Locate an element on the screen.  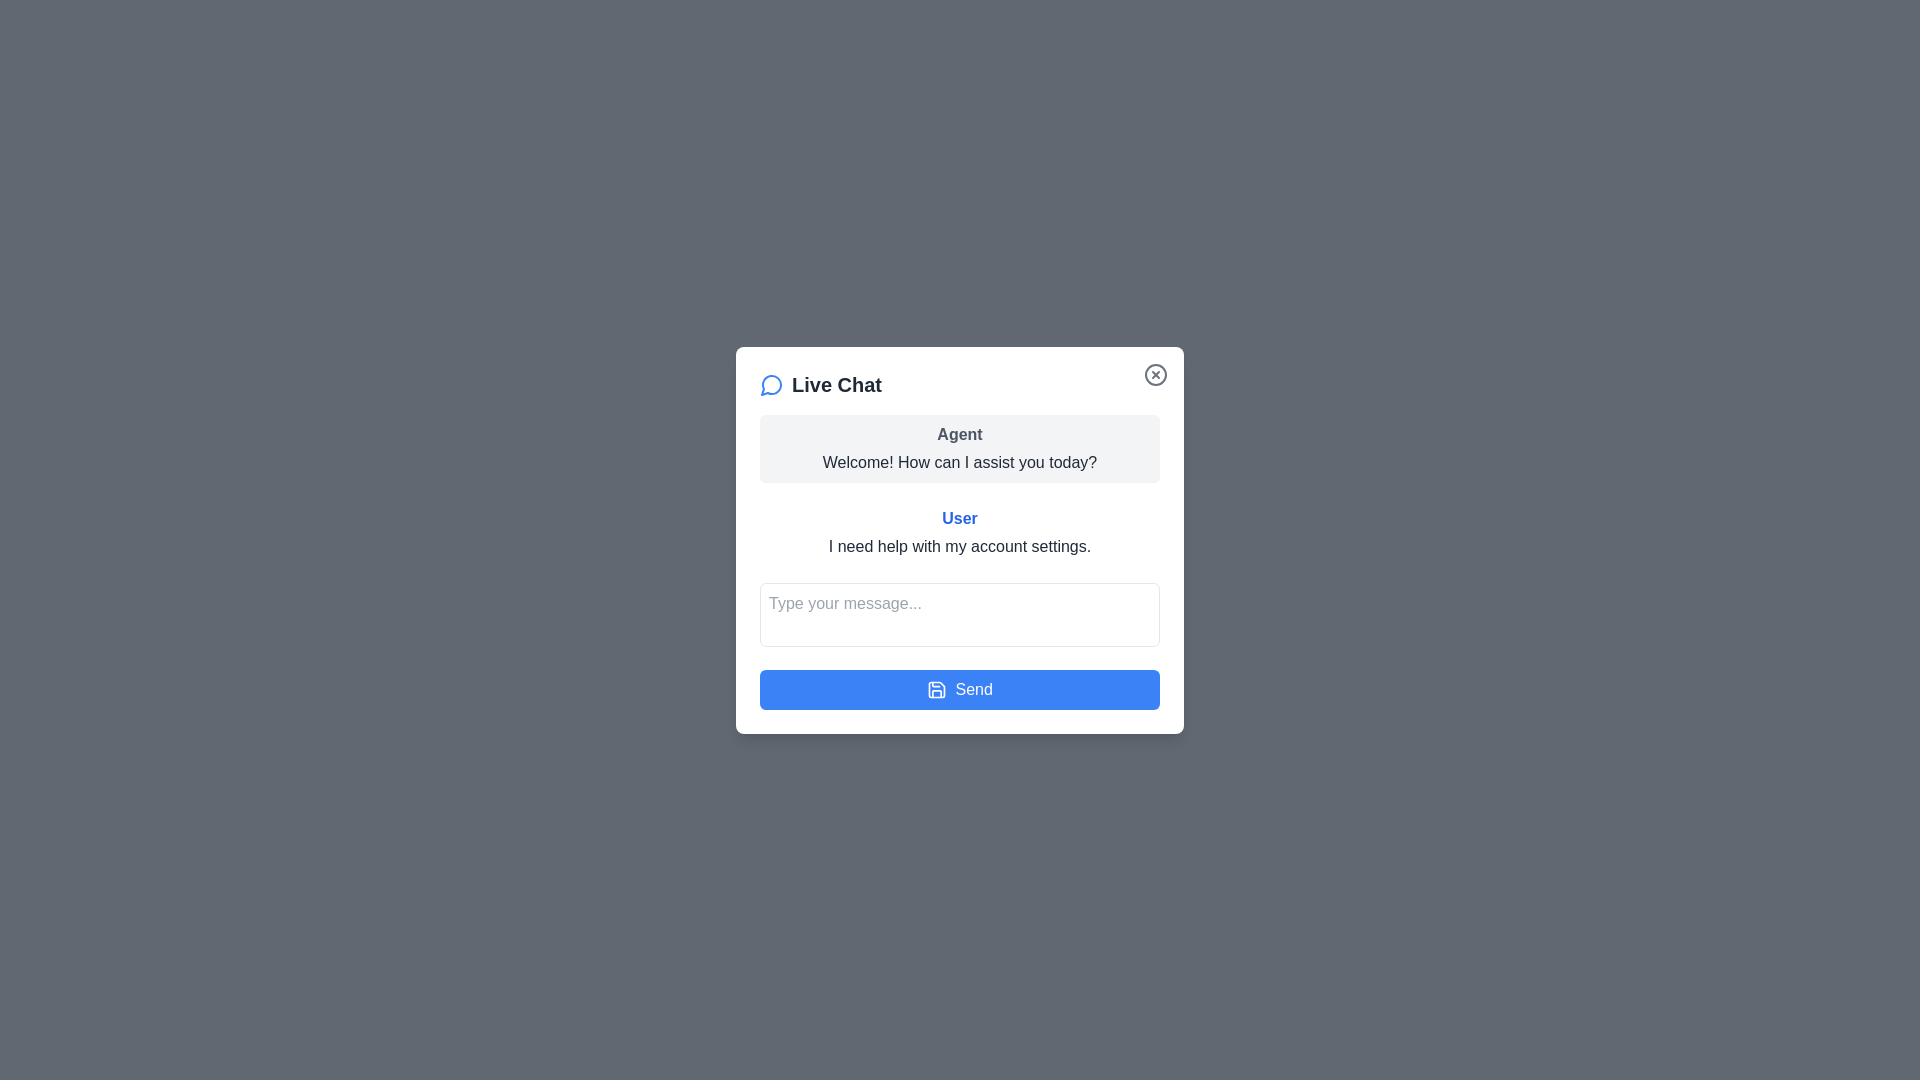
the input field and type a message is located at coordinates (960, 613).